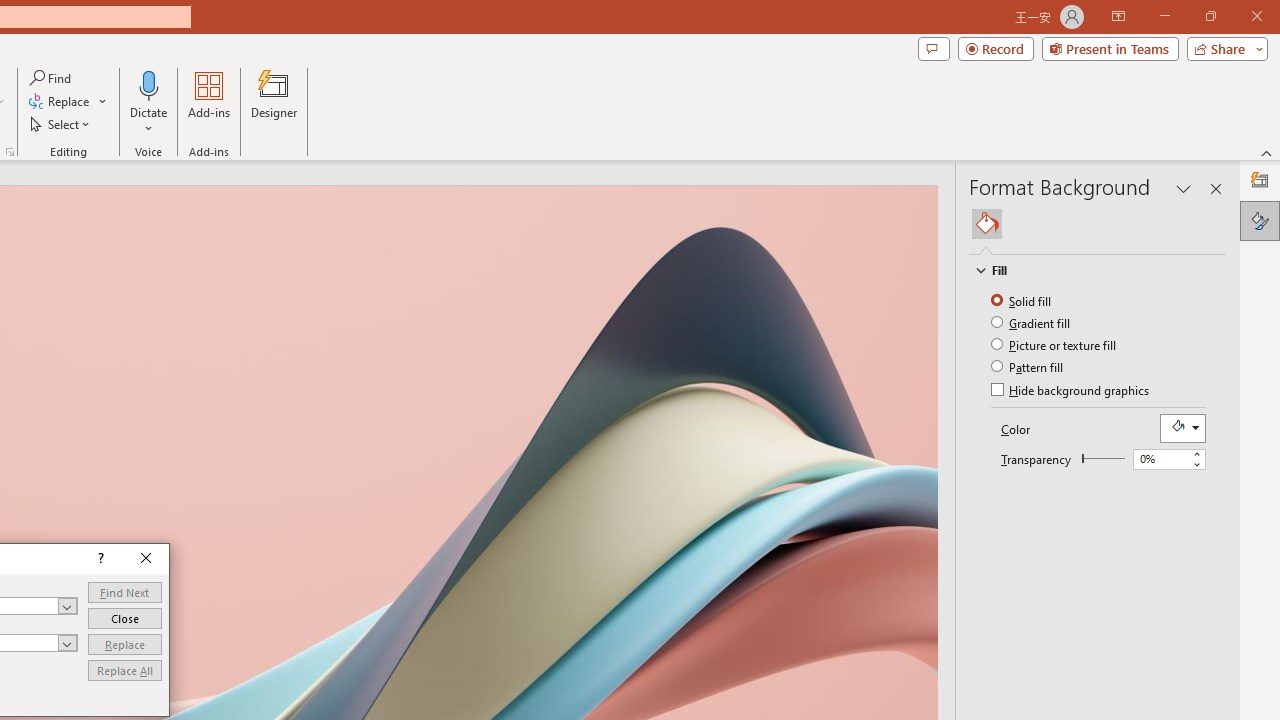  What do you see at coordinates (1102, 458) in the screenshot?
I see `'Transparency'` at bounding box center [1102, 458].